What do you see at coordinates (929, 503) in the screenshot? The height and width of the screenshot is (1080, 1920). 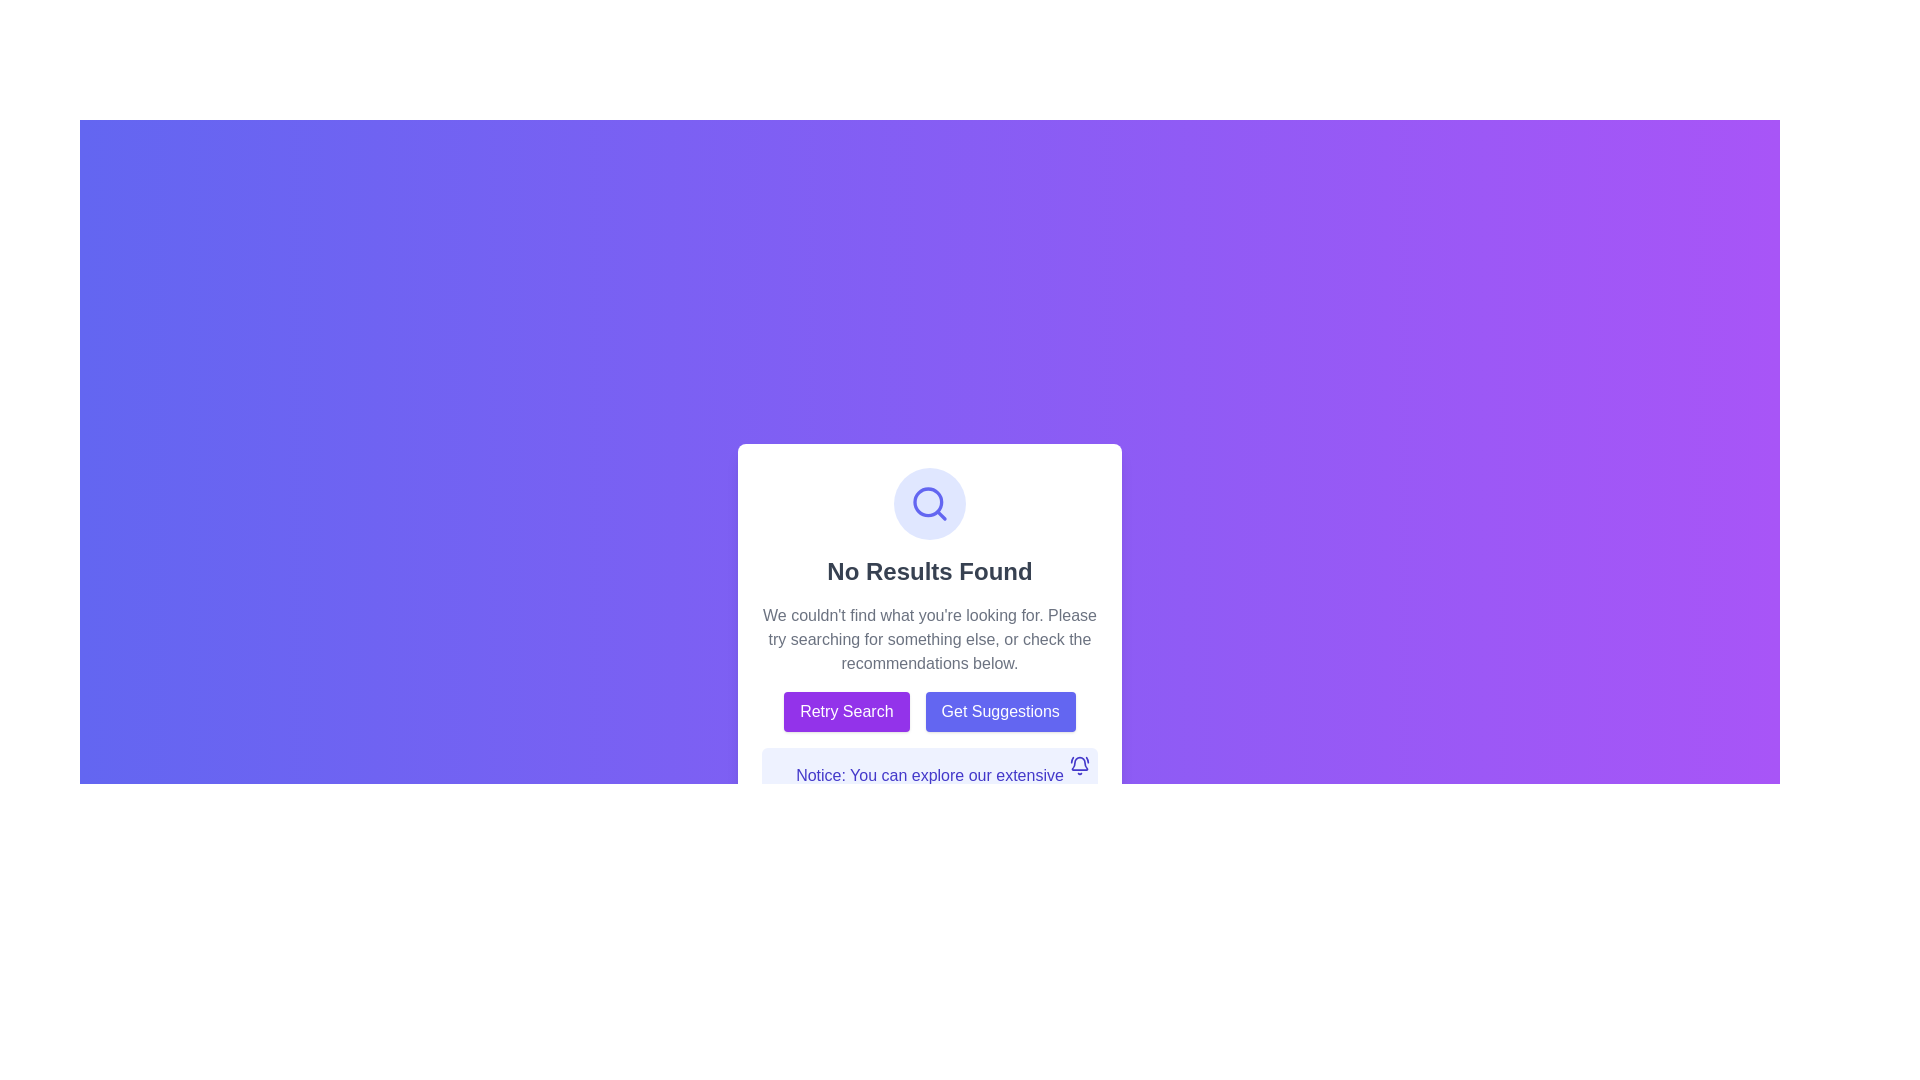 I see `the circular purple magnifying glass icon located at the top center of the panel above the 'No Results Found' text block` at bounding box center [929, 503].